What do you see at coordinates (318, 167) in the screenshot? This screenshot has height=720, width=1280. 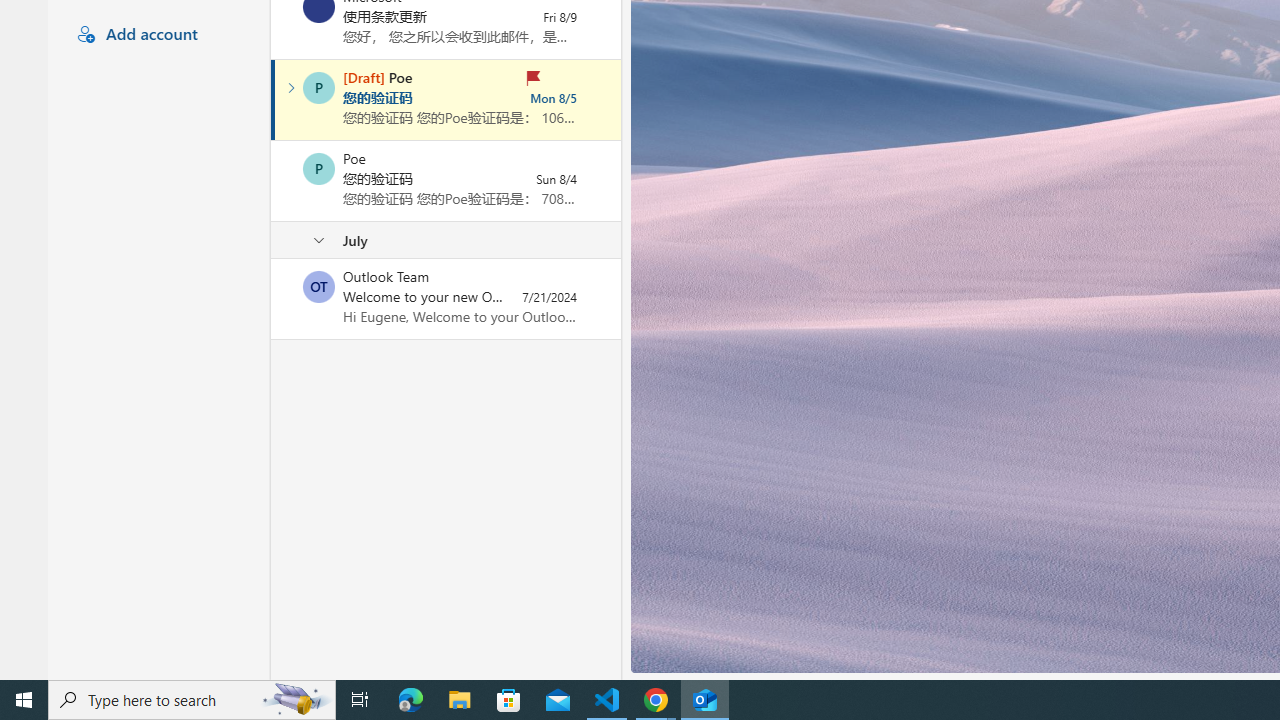 I see `'Poe'` at bounding box center [318, 167].